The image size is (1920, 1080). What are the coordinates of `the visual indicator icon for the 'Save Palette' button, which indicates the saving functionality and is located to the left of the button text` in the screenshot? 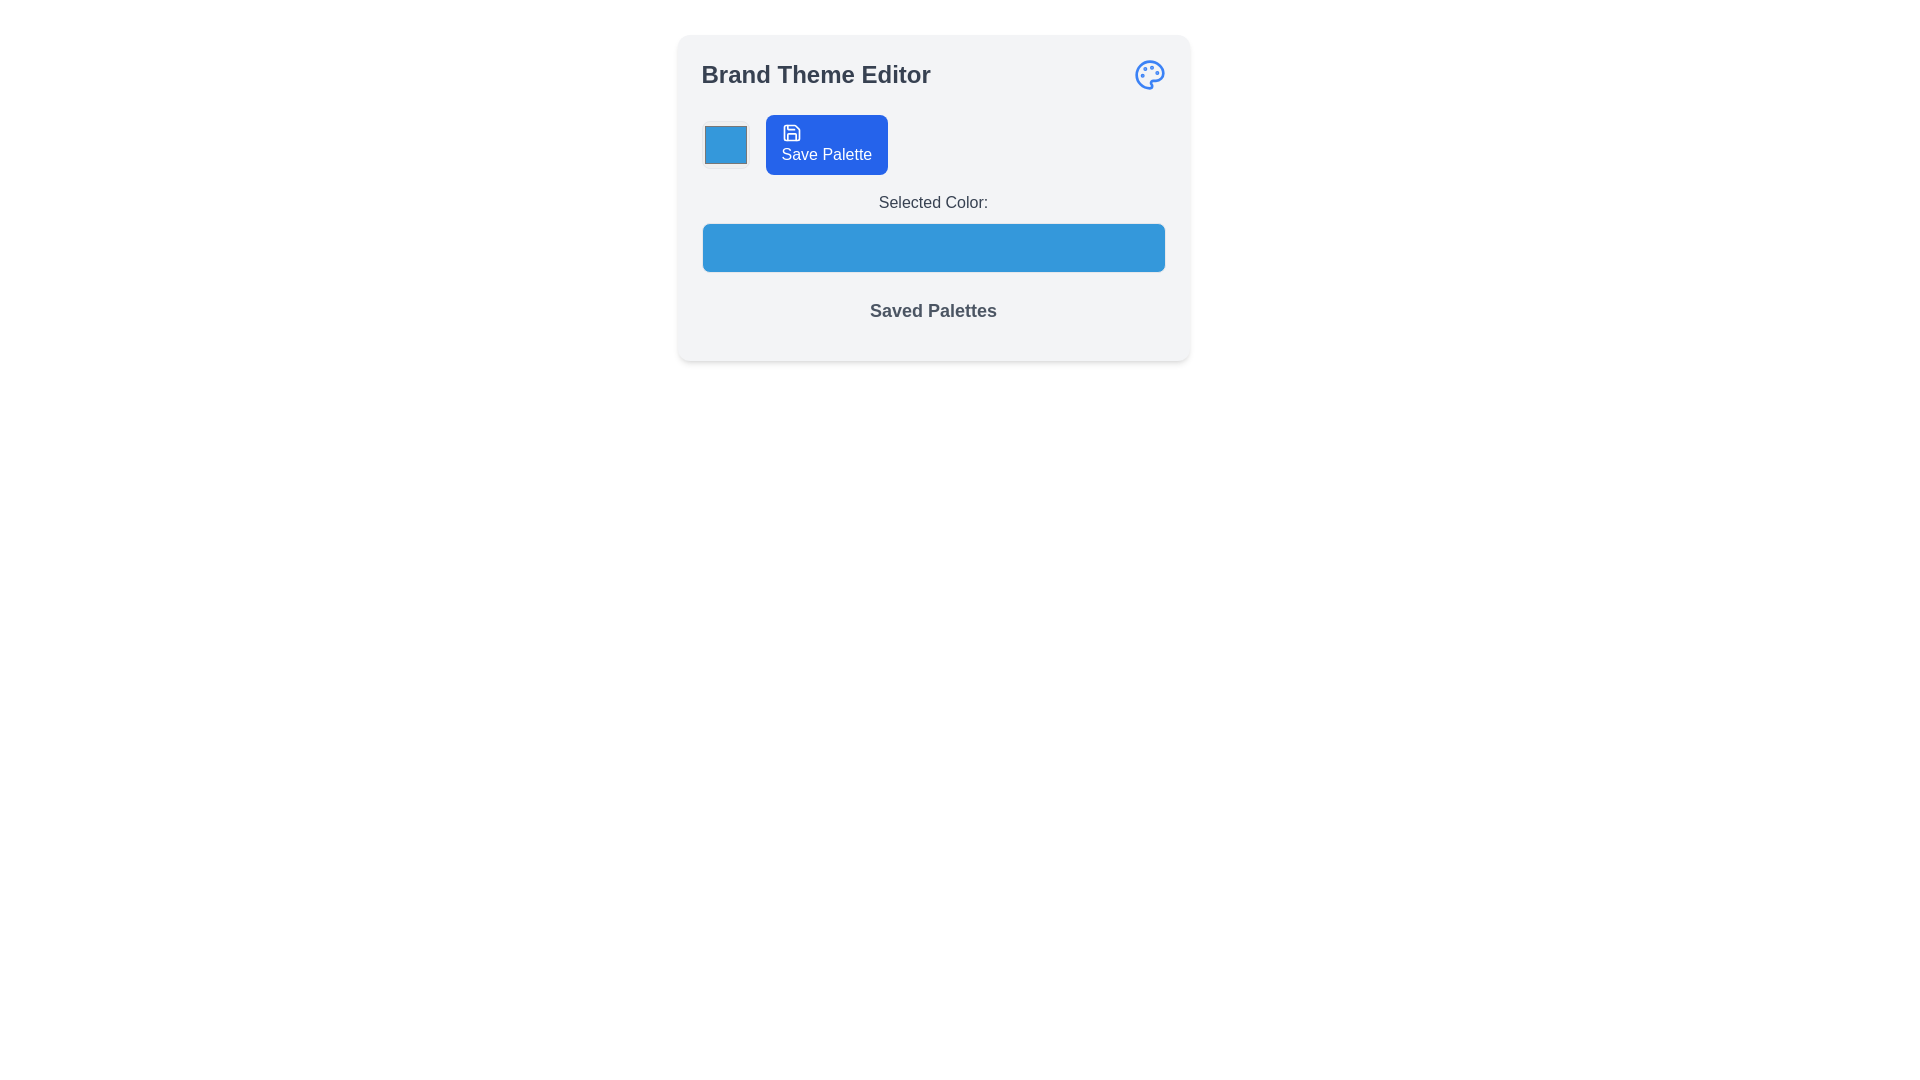 It's located at (790, 132).